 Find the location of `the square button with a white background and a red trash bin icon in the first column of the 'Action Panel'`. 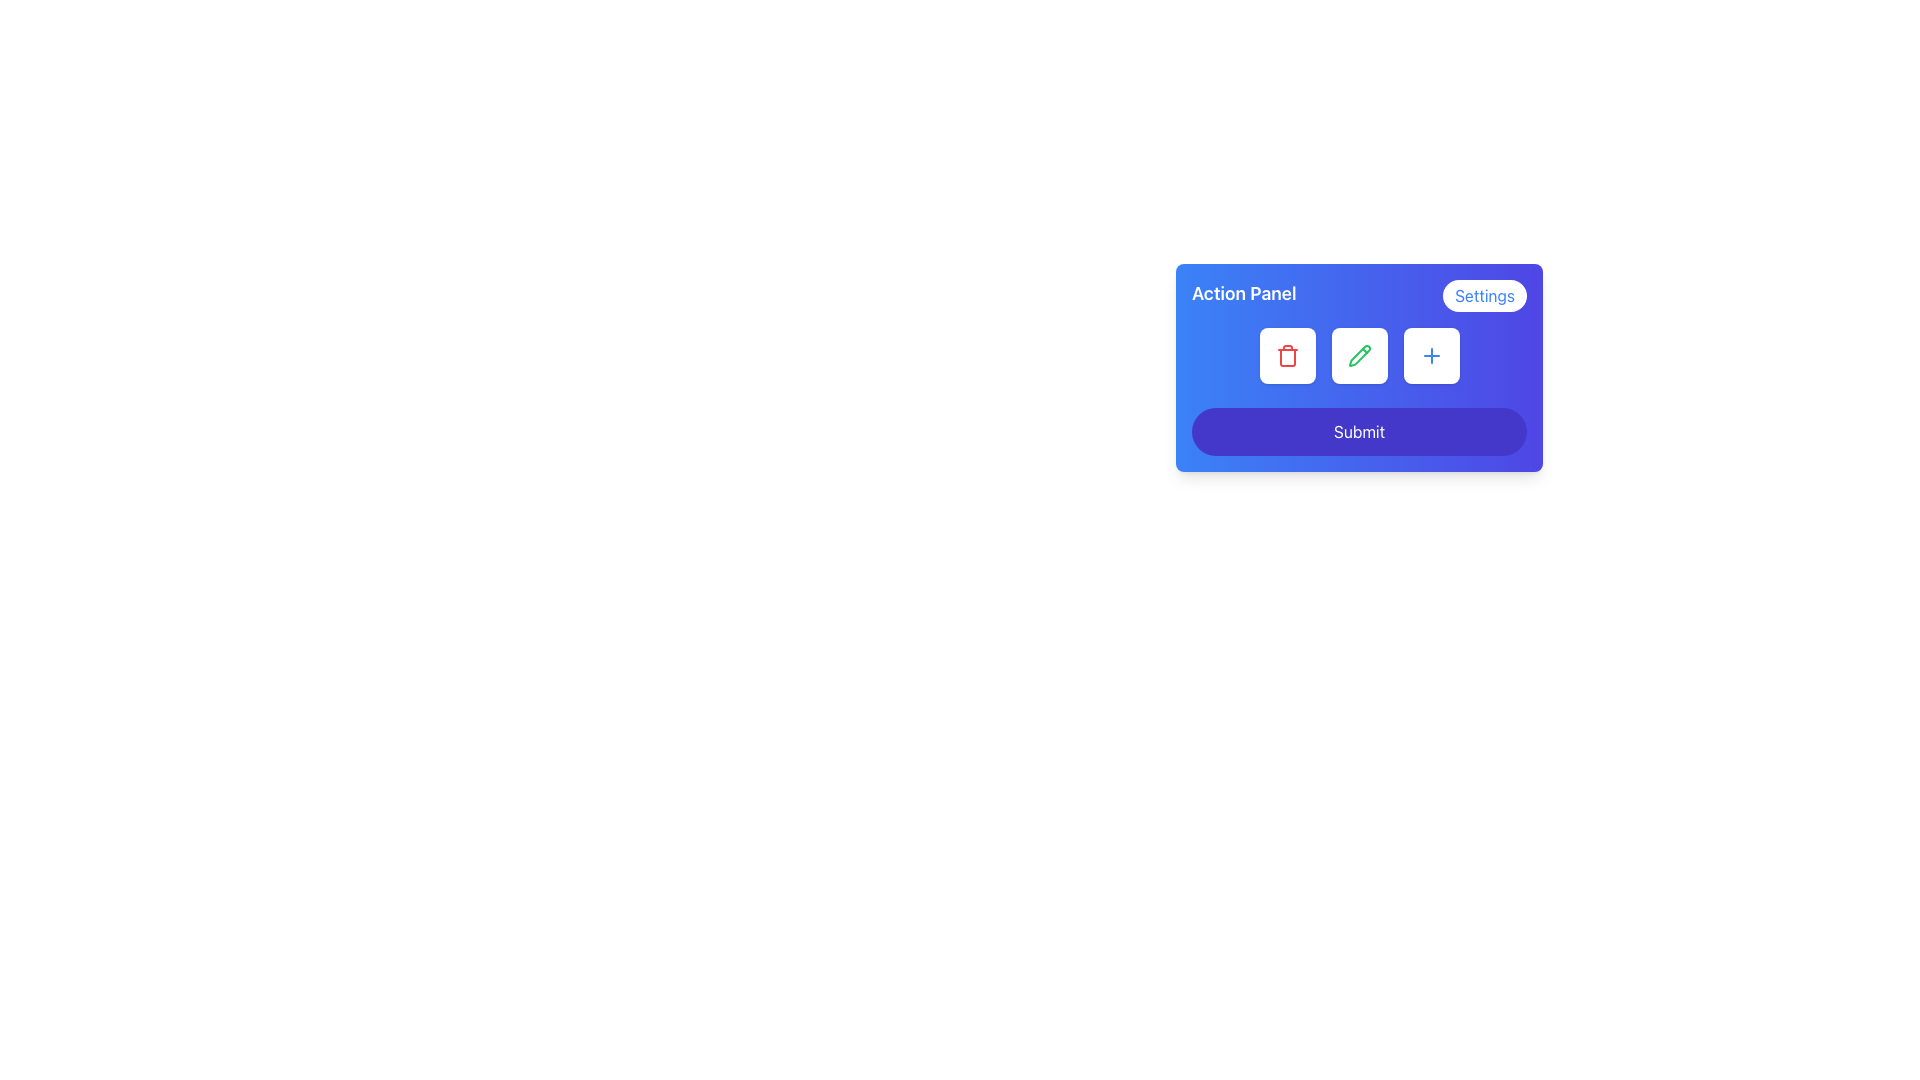

the square button with a white background and a red trash bin icon in the first column of the 'Action Panel' is located at coordinates (1287, 354).